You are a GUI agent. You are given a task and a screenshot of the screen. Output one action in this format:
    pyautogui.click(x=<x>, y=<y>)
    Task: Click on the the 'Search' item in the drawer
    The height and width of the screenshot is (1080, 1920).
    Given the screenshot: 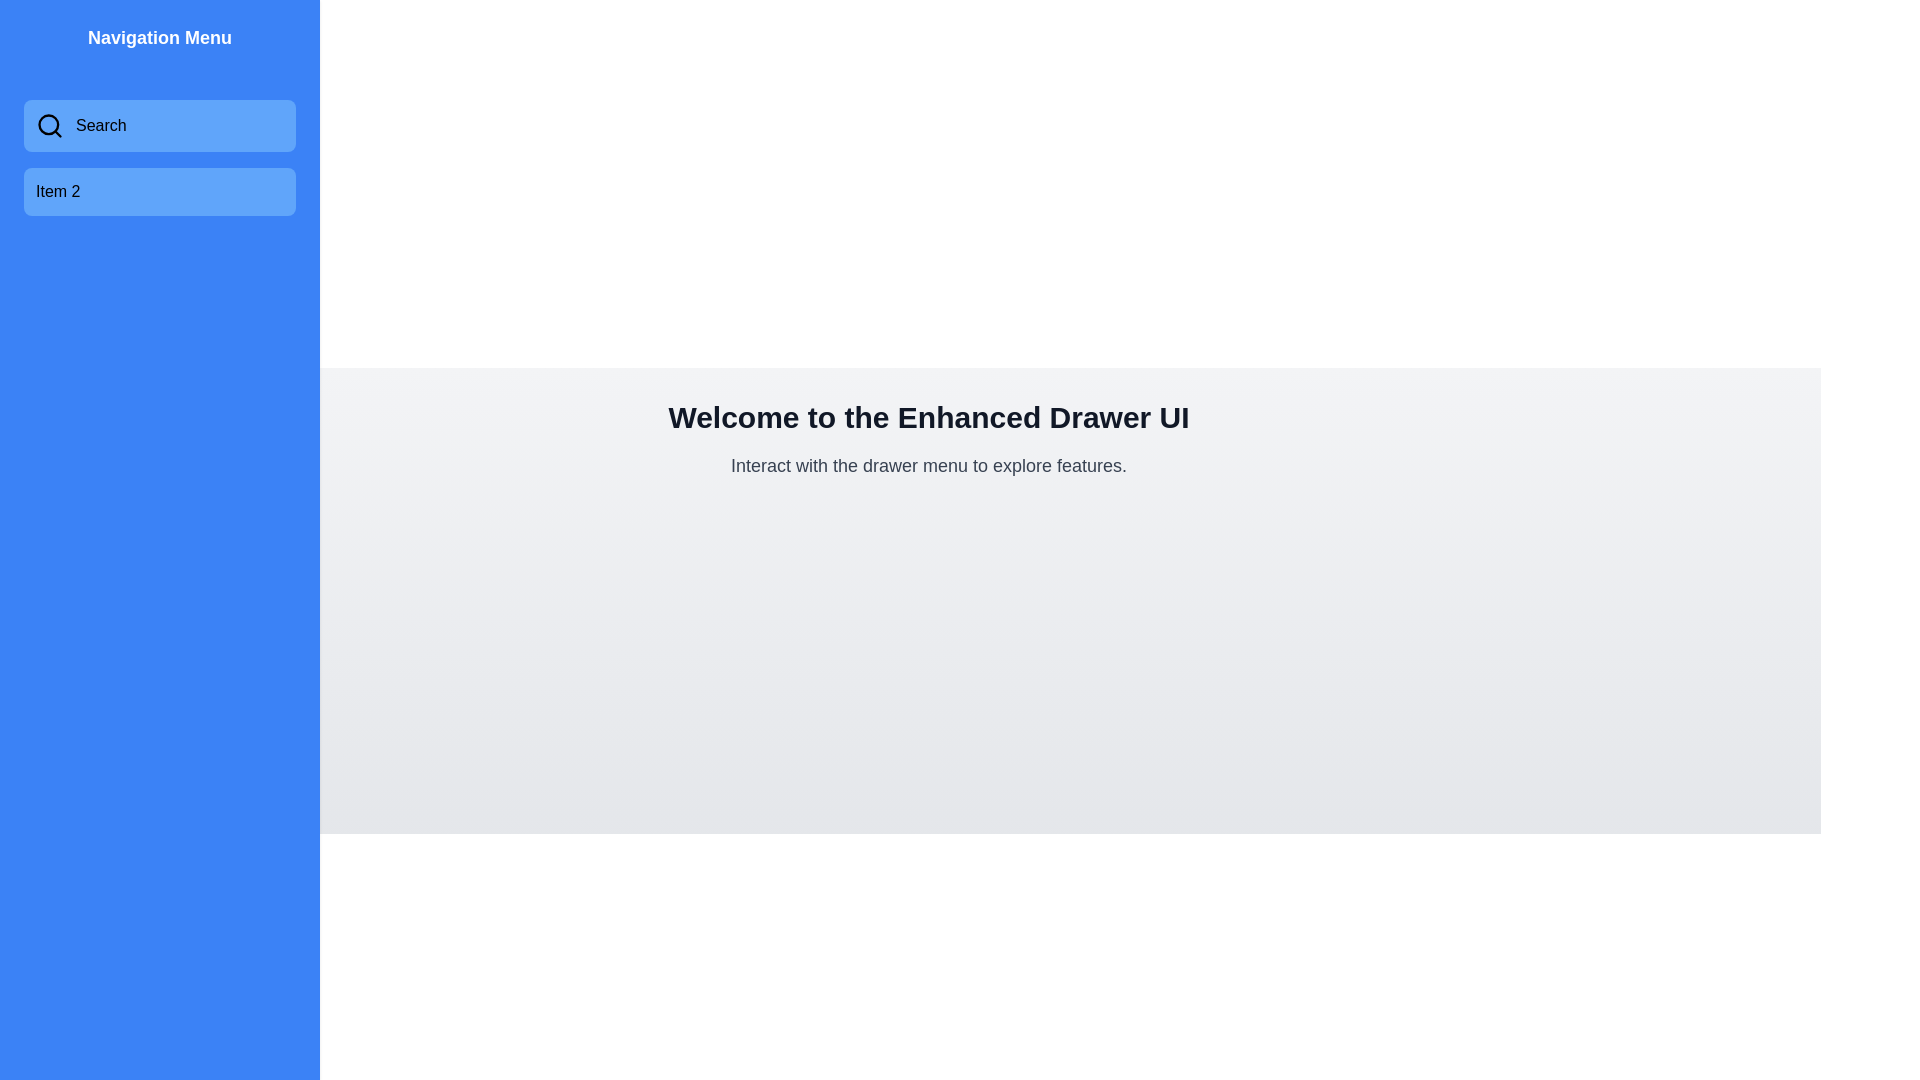 What is the action you would take?
    pyautogui.click(x=158, y=126)
    